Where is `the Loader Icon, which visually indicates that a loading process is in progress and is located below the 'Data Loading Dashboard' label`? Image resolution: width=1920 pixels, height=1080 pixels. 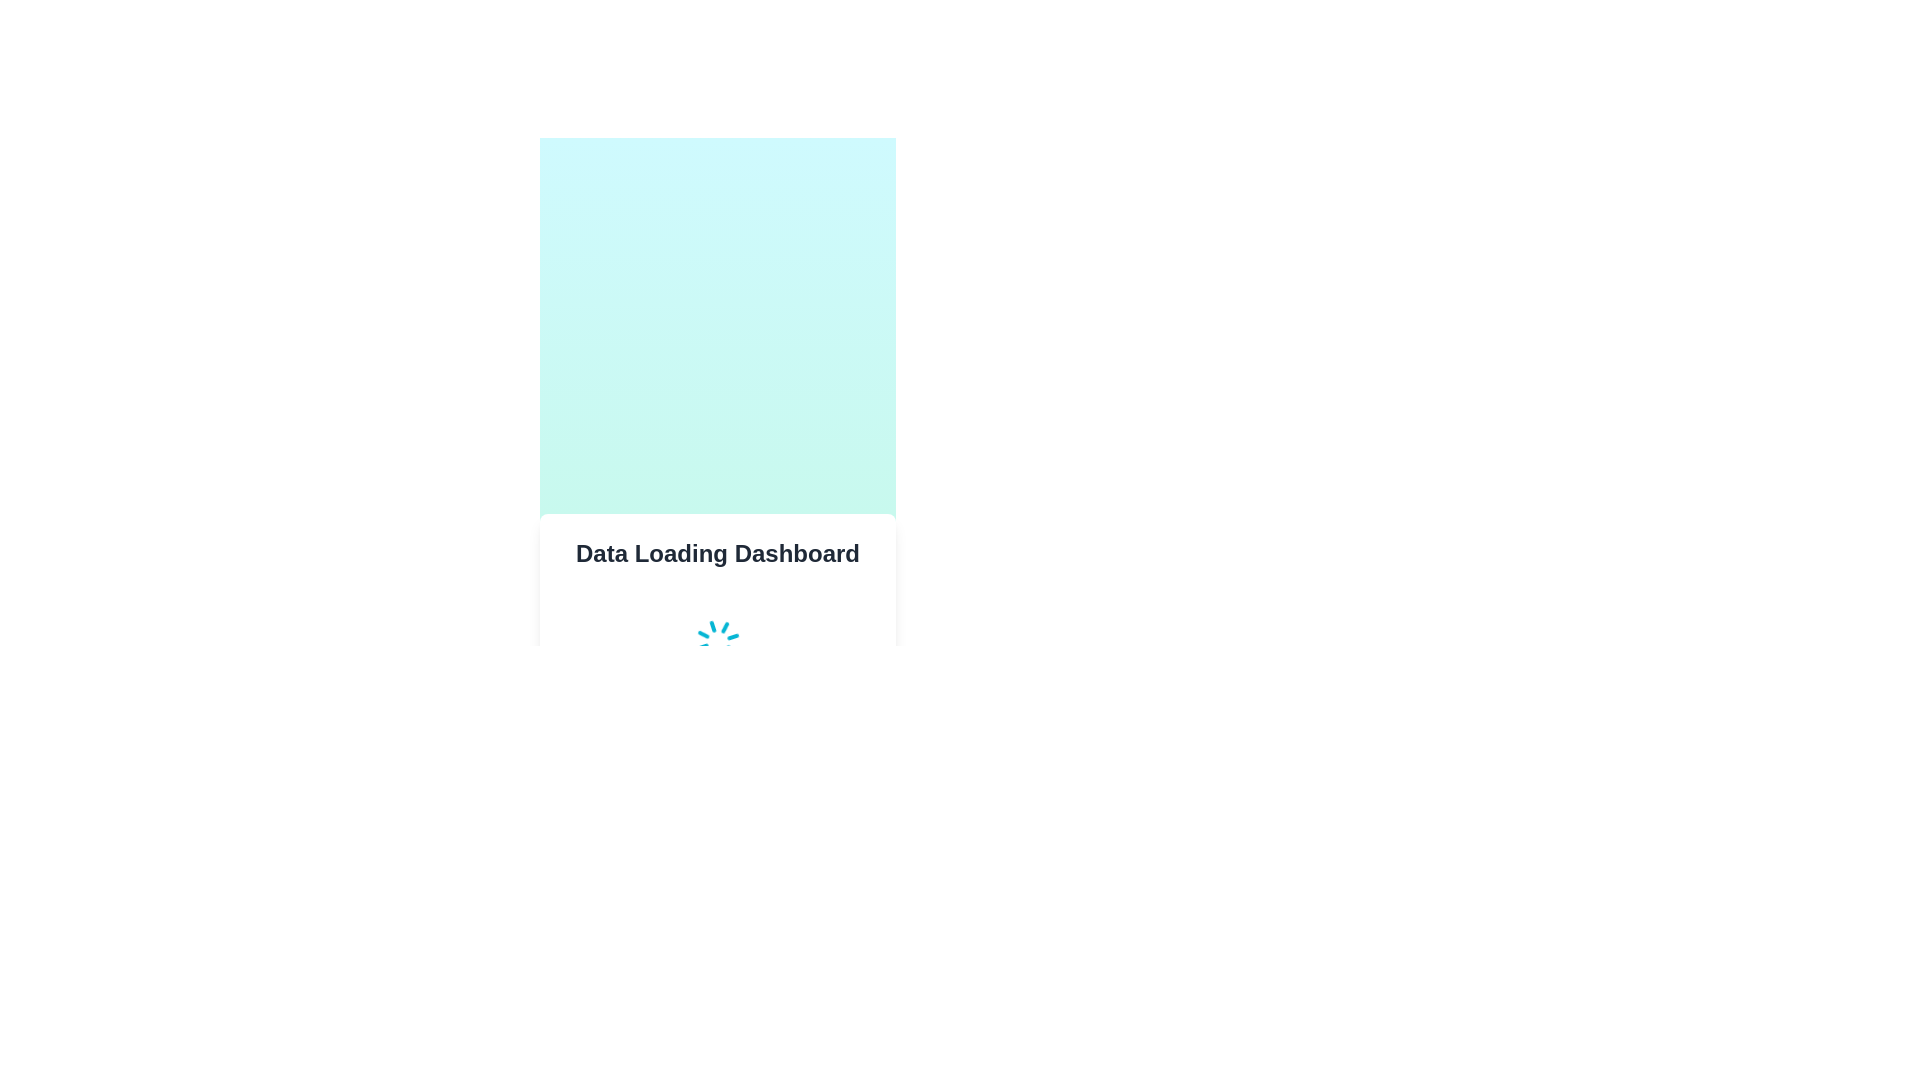 the Loader Icon, which visually indicates that a loading process is in progress and is located below the 'Data Loading Dashboard' label is located at coordinates (718, 641).